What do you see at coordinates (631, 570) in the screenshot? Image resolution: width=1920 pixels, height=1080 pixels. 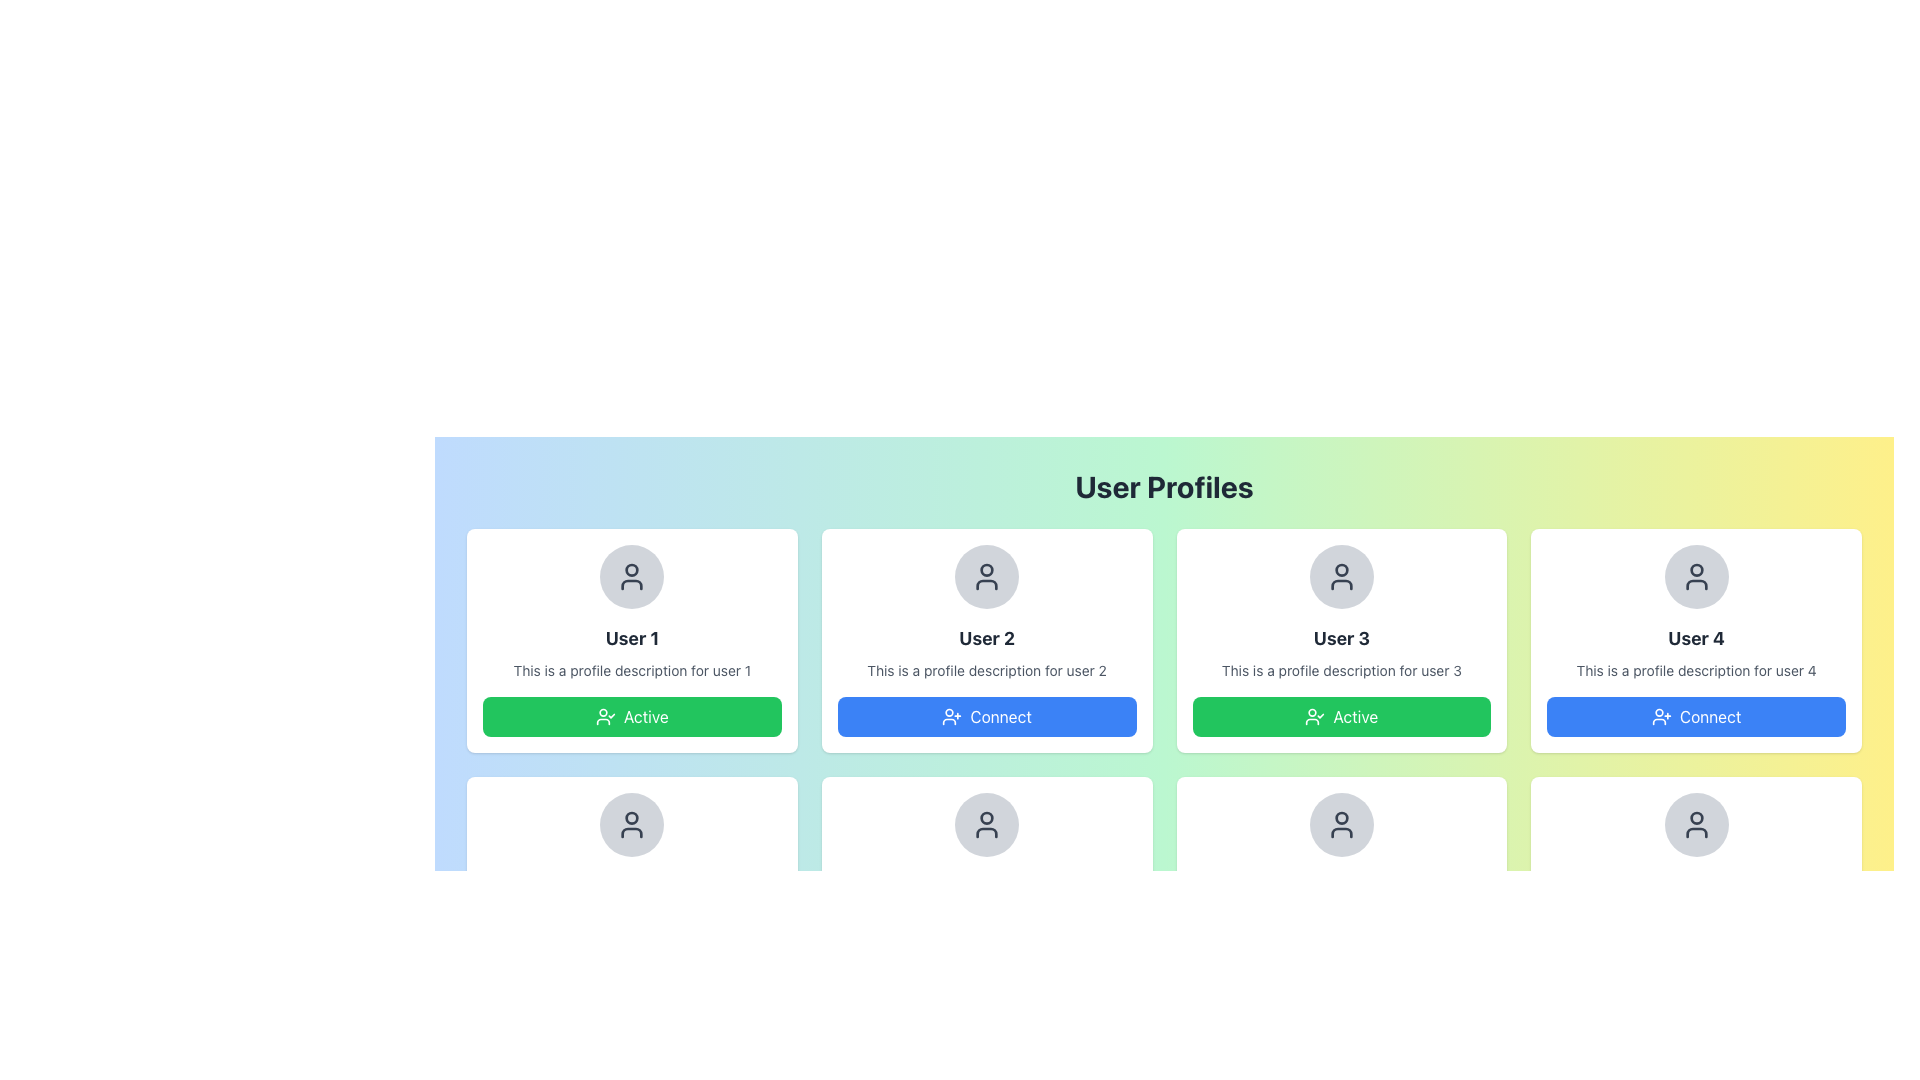 I see `the decorative or functional part of the avatar icon located at the top center of the User 1 profile card` at bounding box center [631, 570].